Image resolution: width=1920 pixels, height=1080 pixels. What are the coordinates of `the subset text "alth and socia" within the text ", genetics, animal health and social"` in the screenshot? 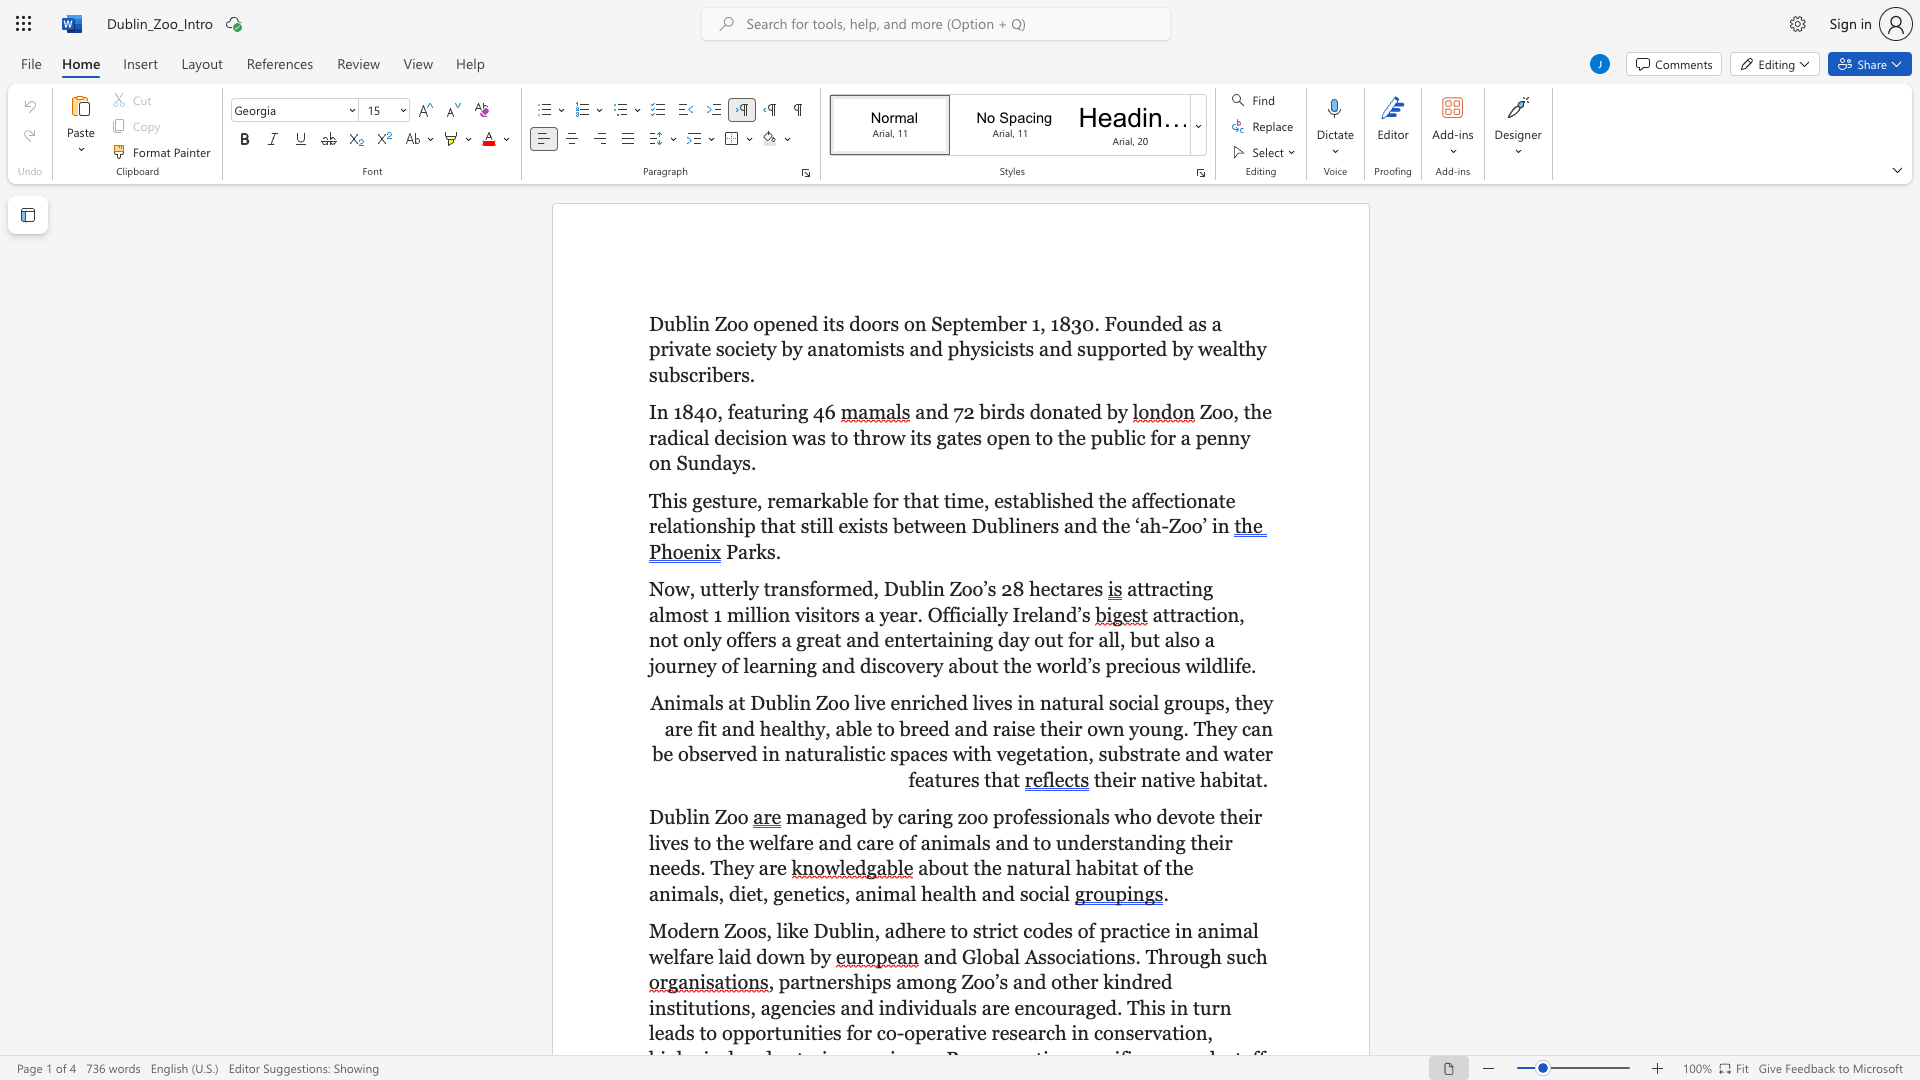 It's located at (941, 892).